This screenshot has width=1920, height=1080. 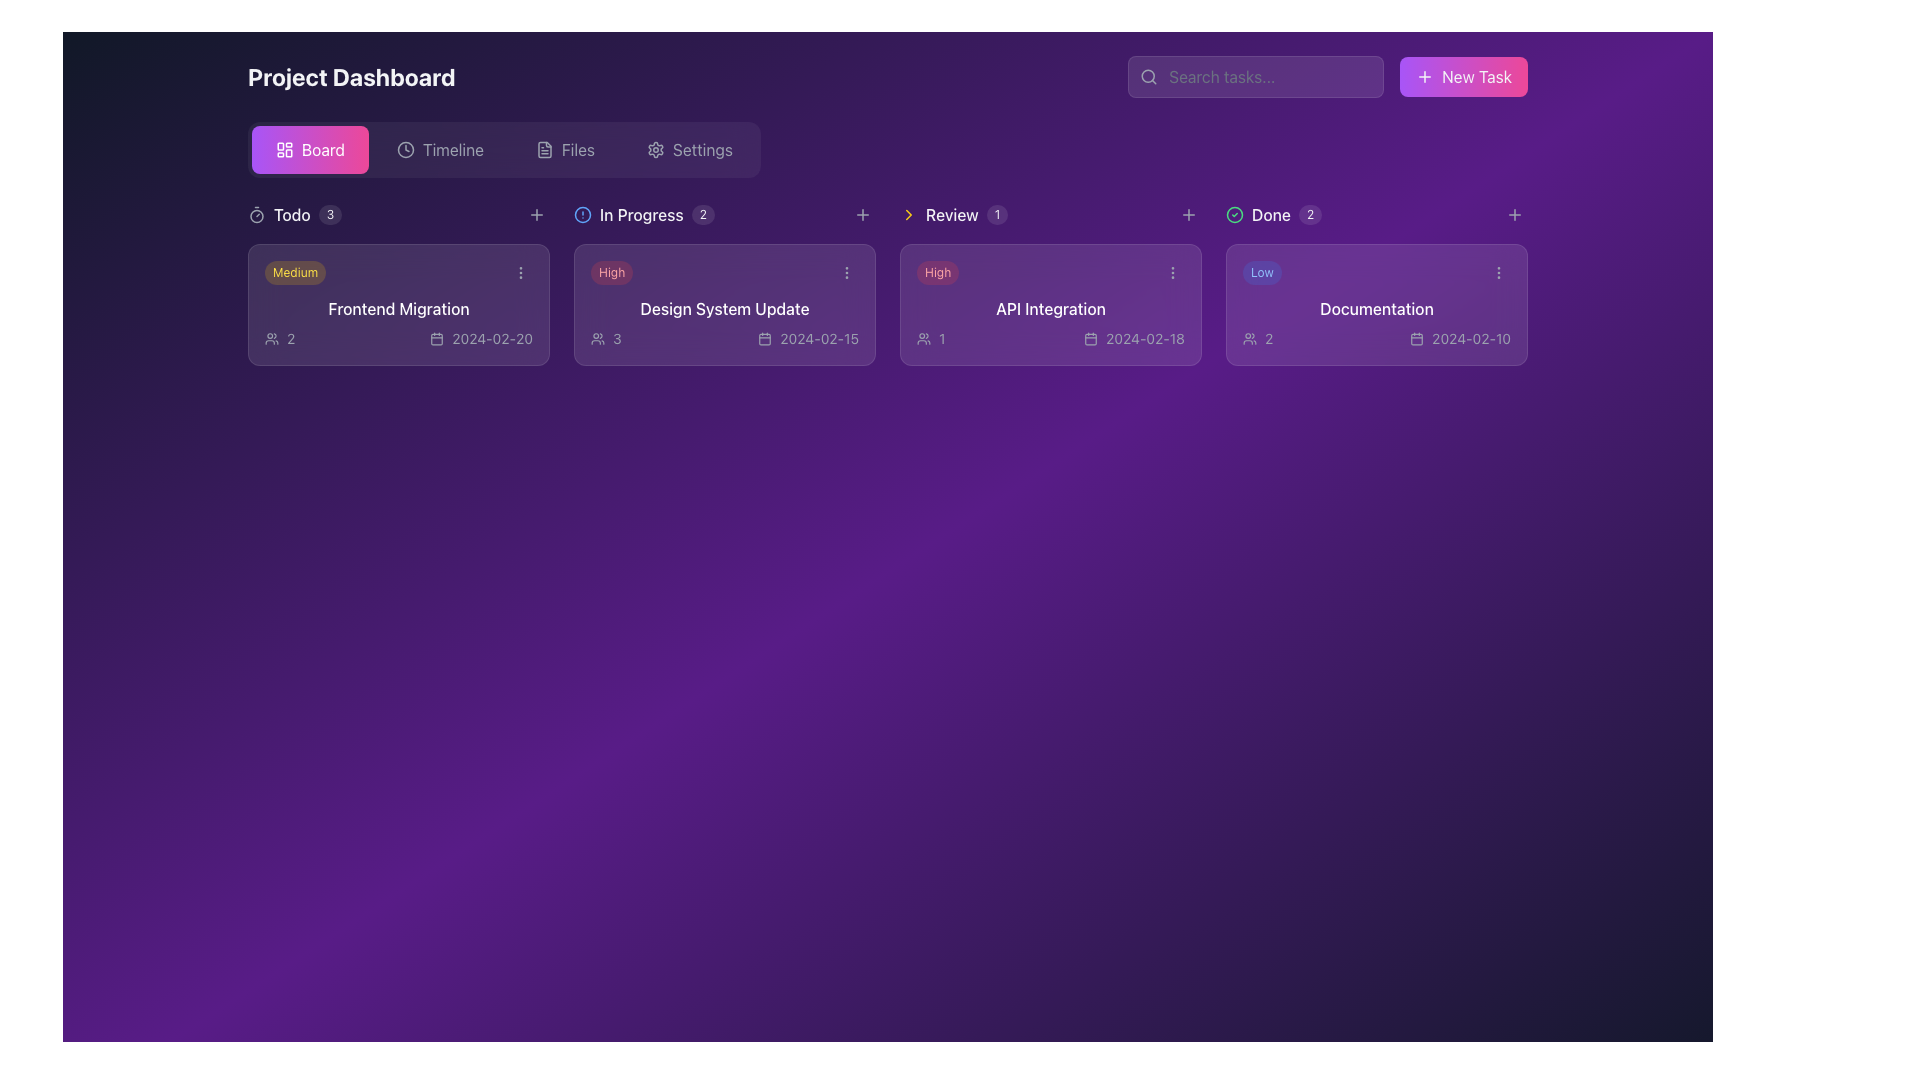 What do you see at coordinates (819, 338) in the screenshot?
I see `the text label displaying the due date for the task in the bottom-right corner of the 'Design System Update' card, which is adjacent to a calendar icon` at bounding box center [819, 338].